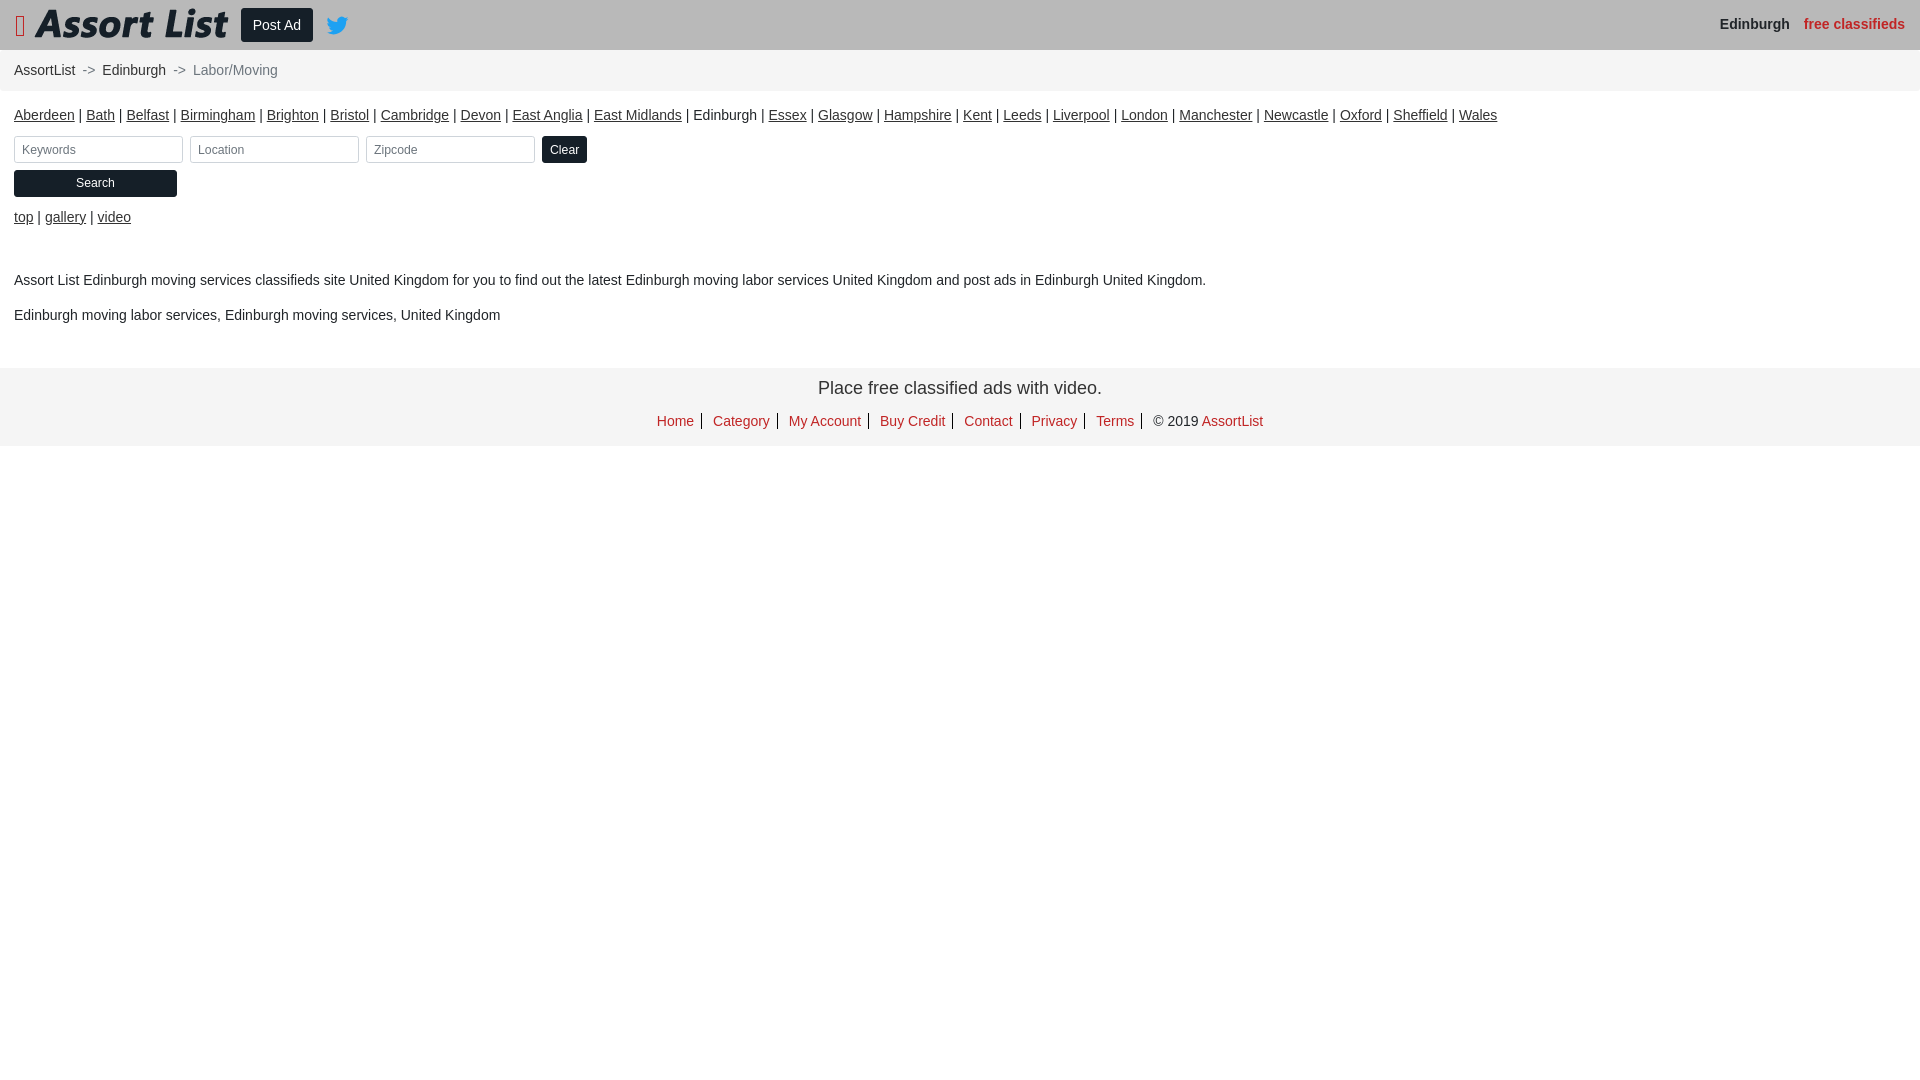 This screenshot has width=1920, height=1080. What do you see at coordinates (133, 68) in the screenshot?
I see `'Edinburgh'` at bounding box center [133, 68].